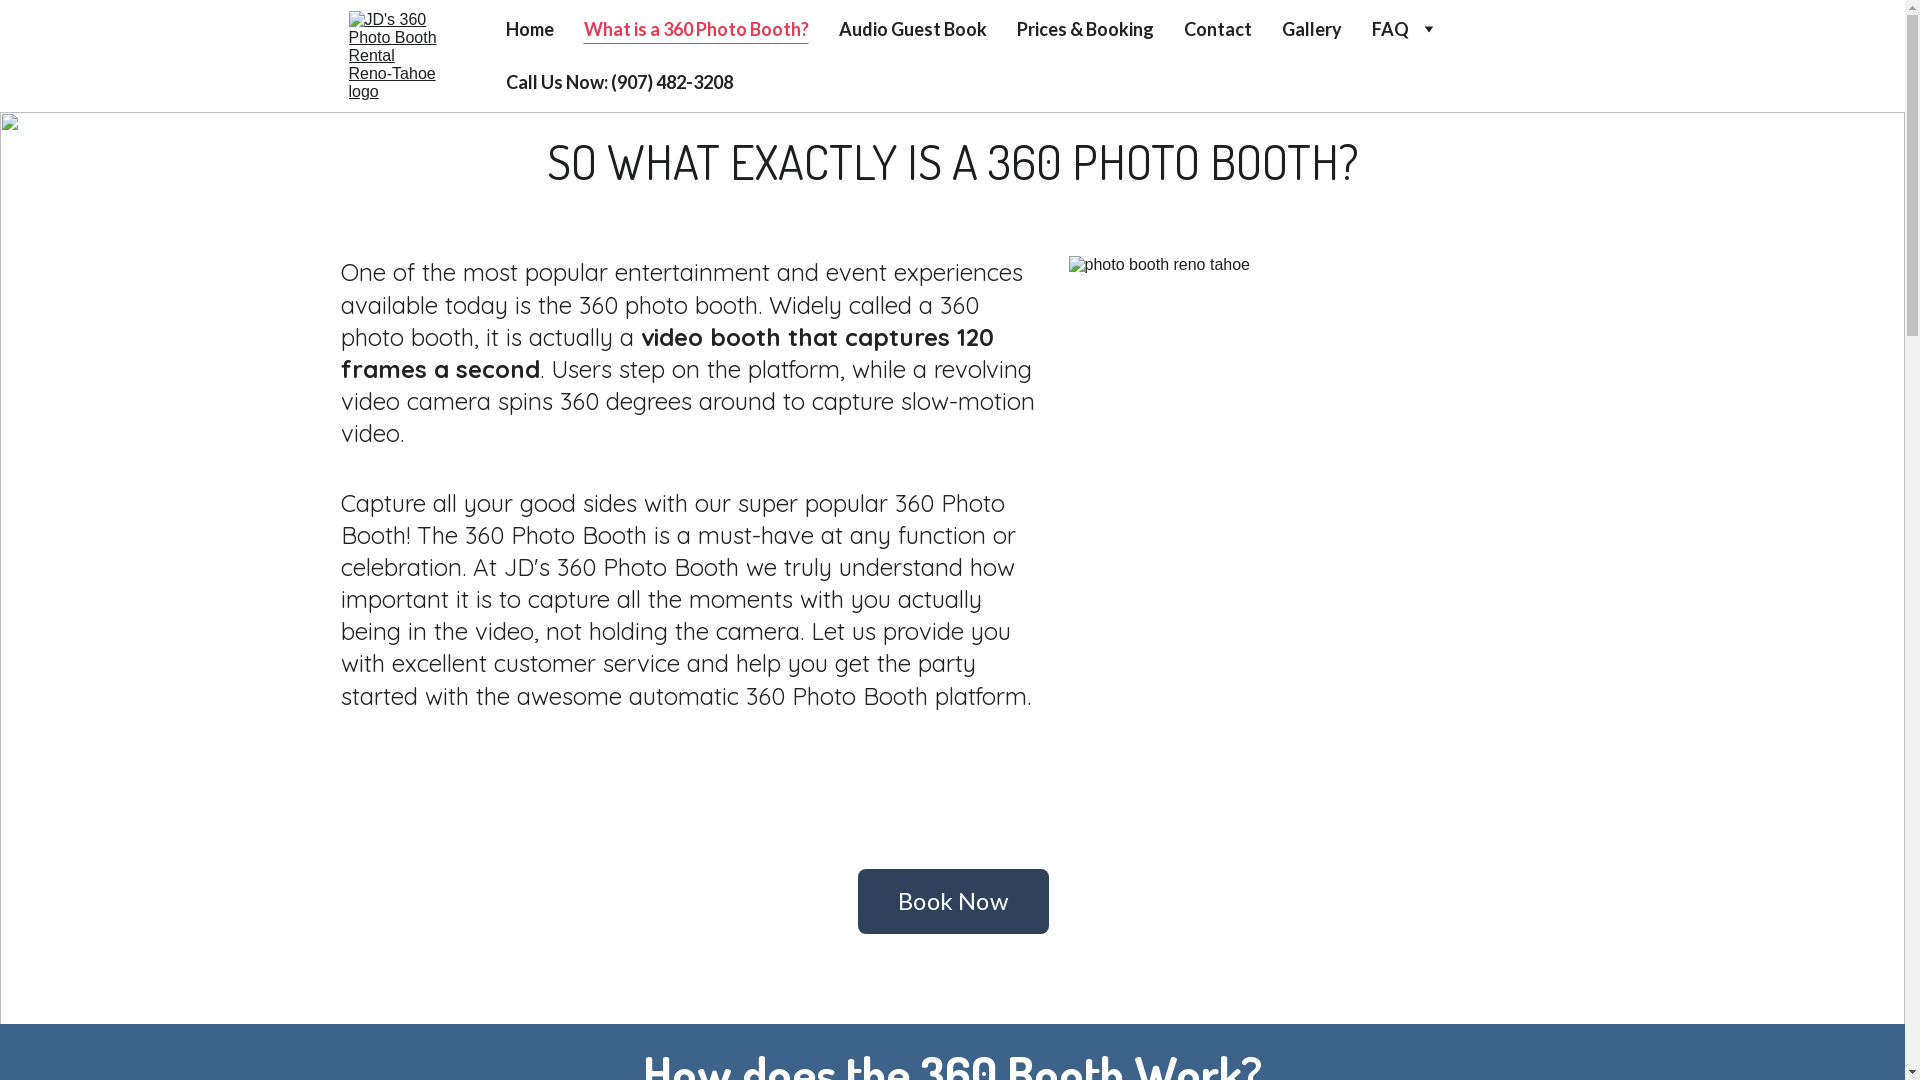 This screenshot has width=1920, height=1080. Describe the element at coordinates (583, 29) in the screenshot. I see `'What is a 360 Photo Booth?'` at that location.